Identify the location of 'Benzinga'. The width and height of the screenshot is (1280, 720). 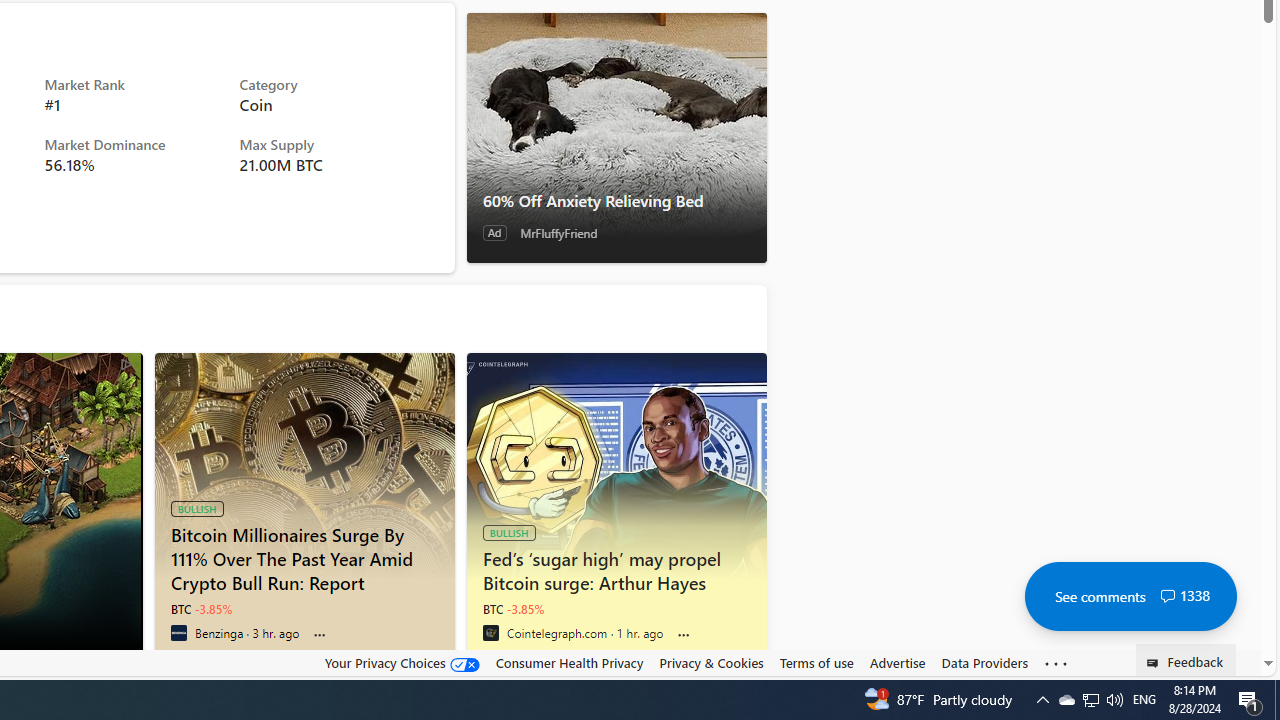
(178, 632).